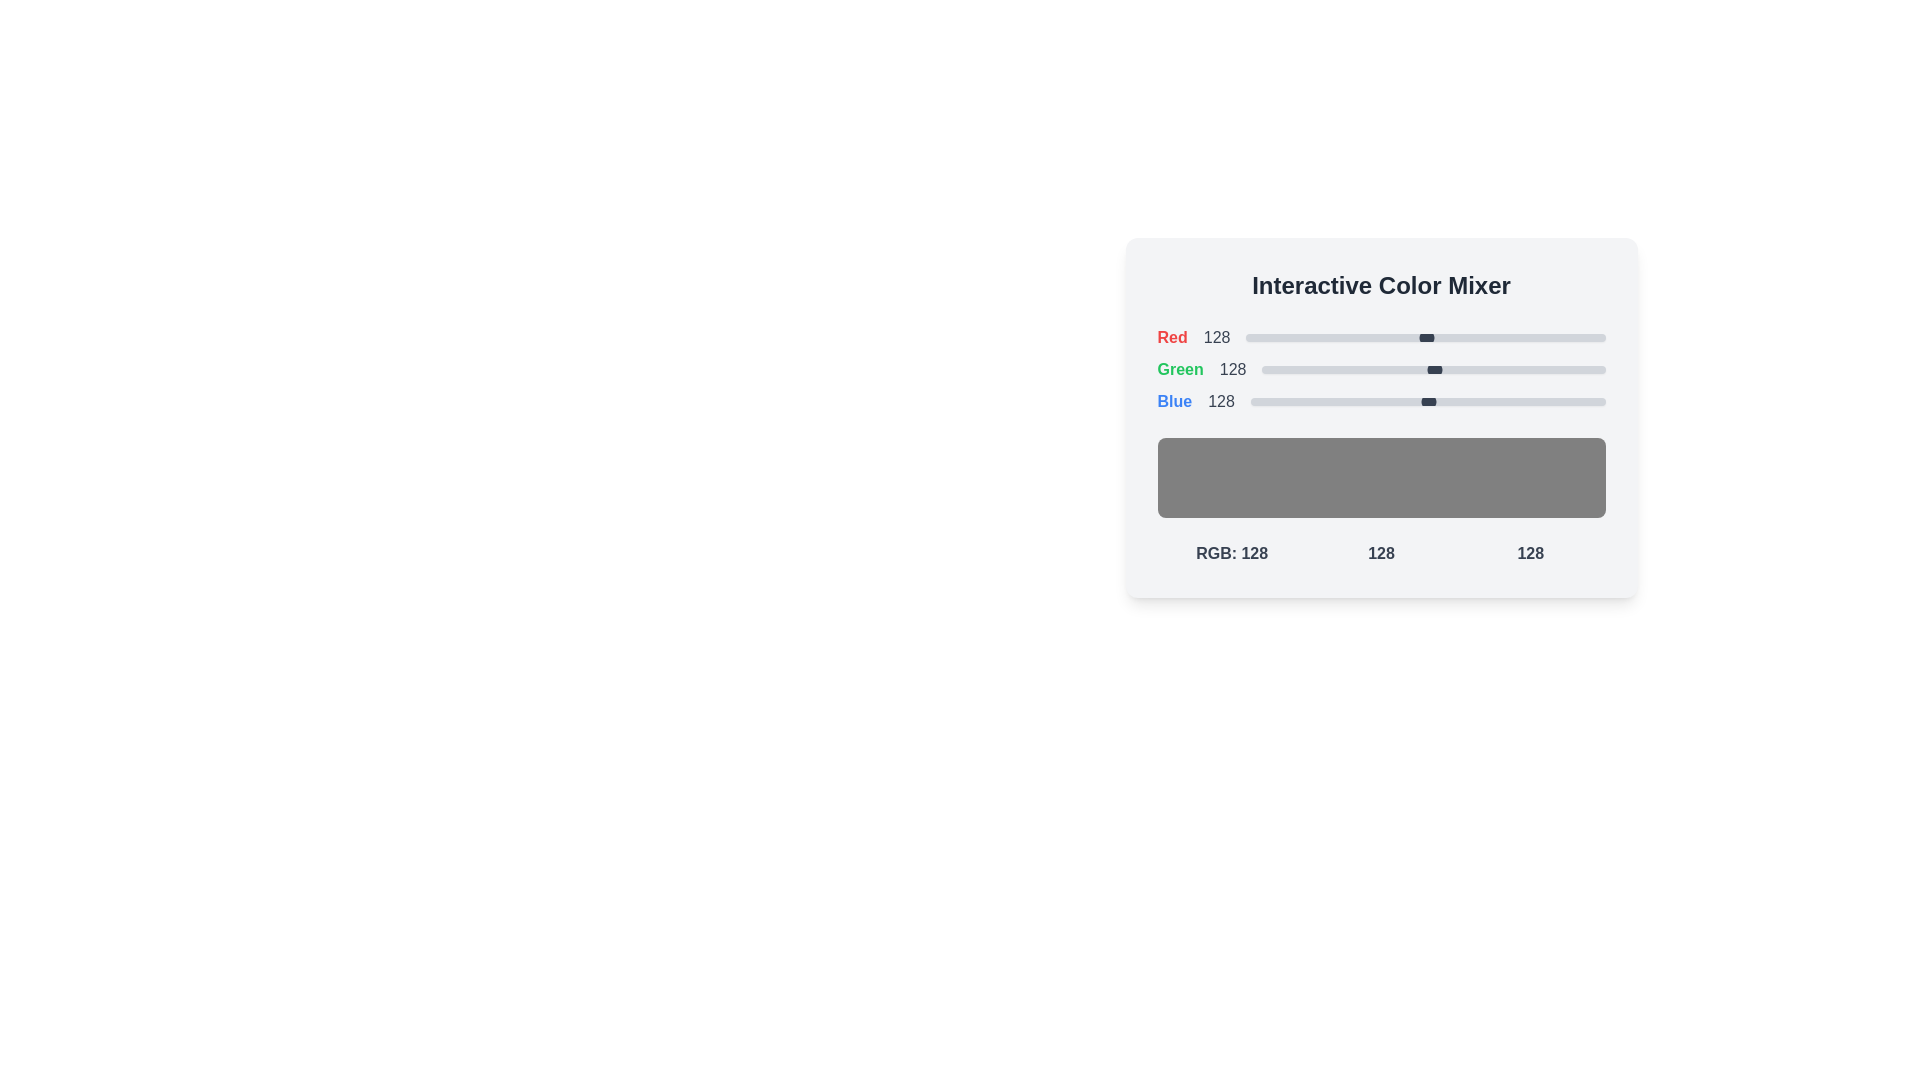 The width and height of the screenshot is (1920, 1080). I want to click on the bold, dark-gray text label displaying 'RGB: 128 128 128' located at the bottom of the 'Interactive Color Mixer' widget, so click(1380, 554).